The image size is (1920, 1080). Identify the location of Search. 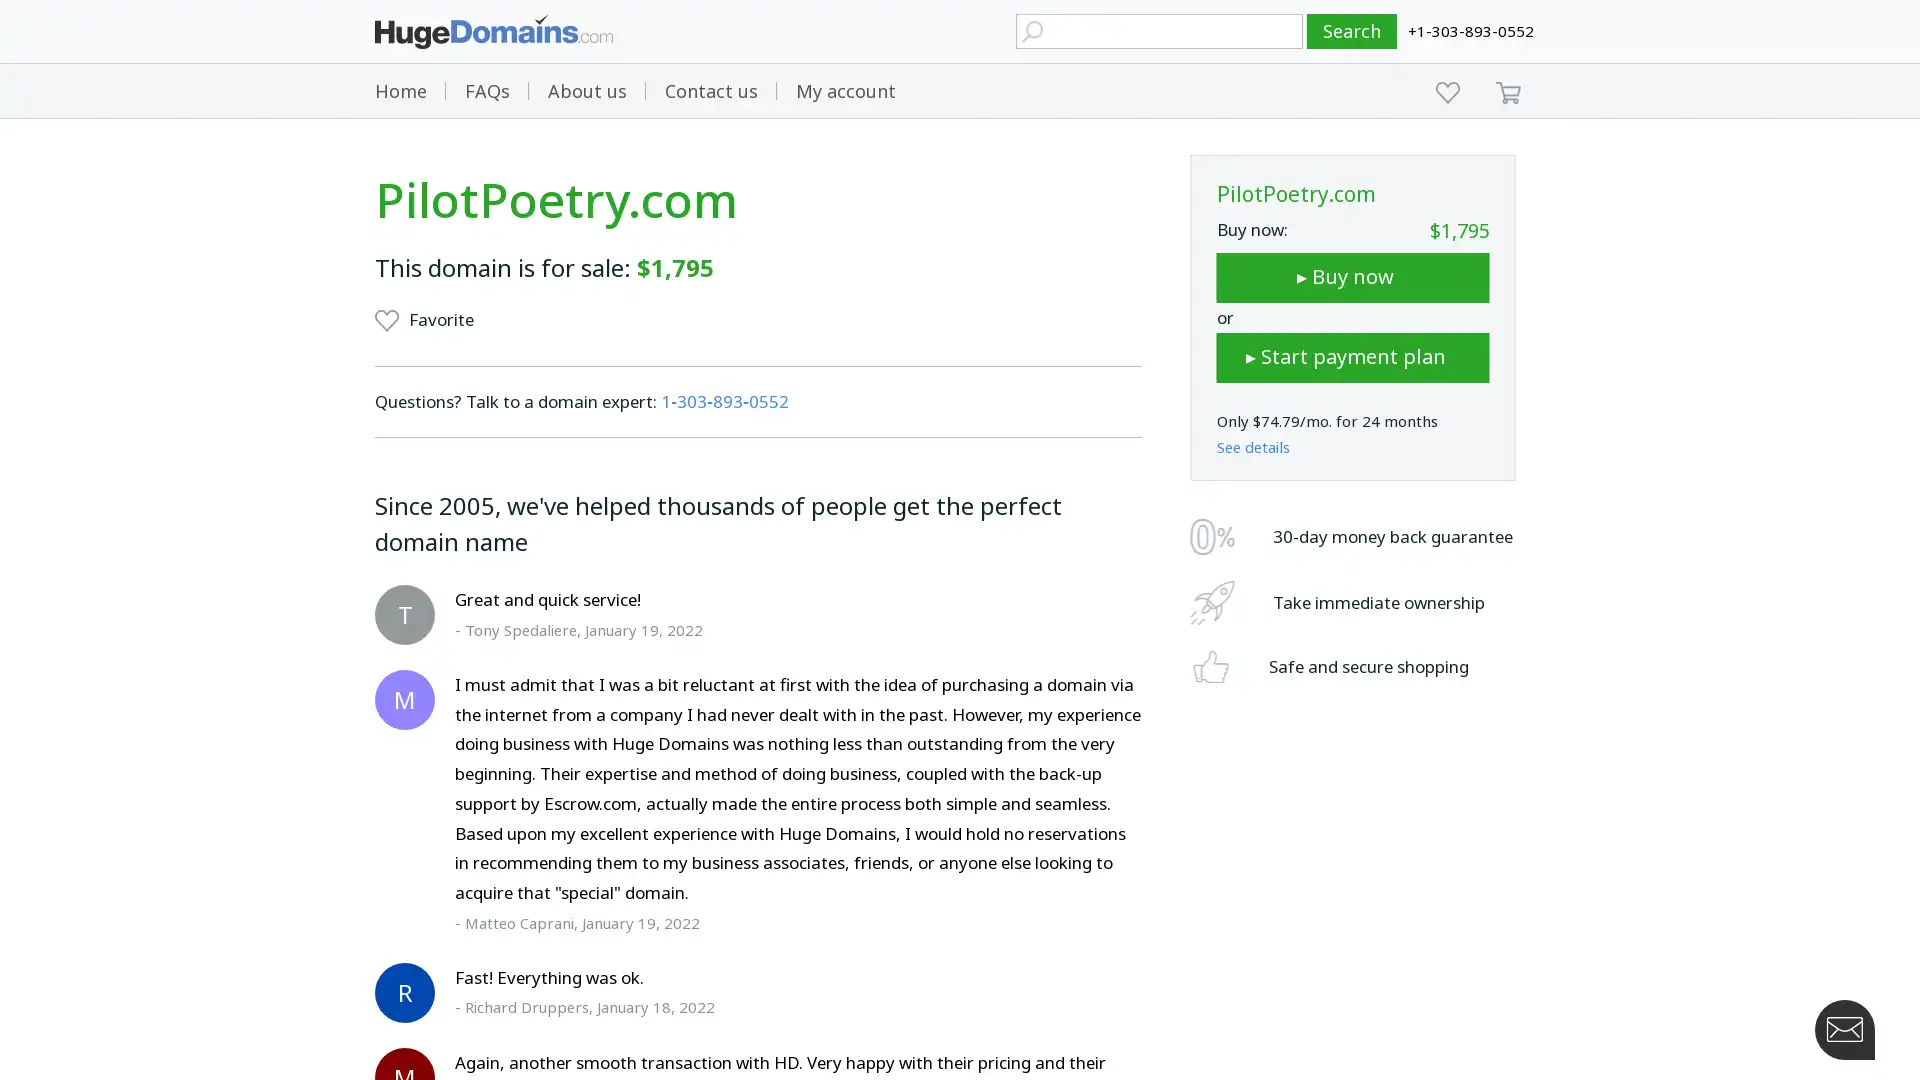
(1352, 31).